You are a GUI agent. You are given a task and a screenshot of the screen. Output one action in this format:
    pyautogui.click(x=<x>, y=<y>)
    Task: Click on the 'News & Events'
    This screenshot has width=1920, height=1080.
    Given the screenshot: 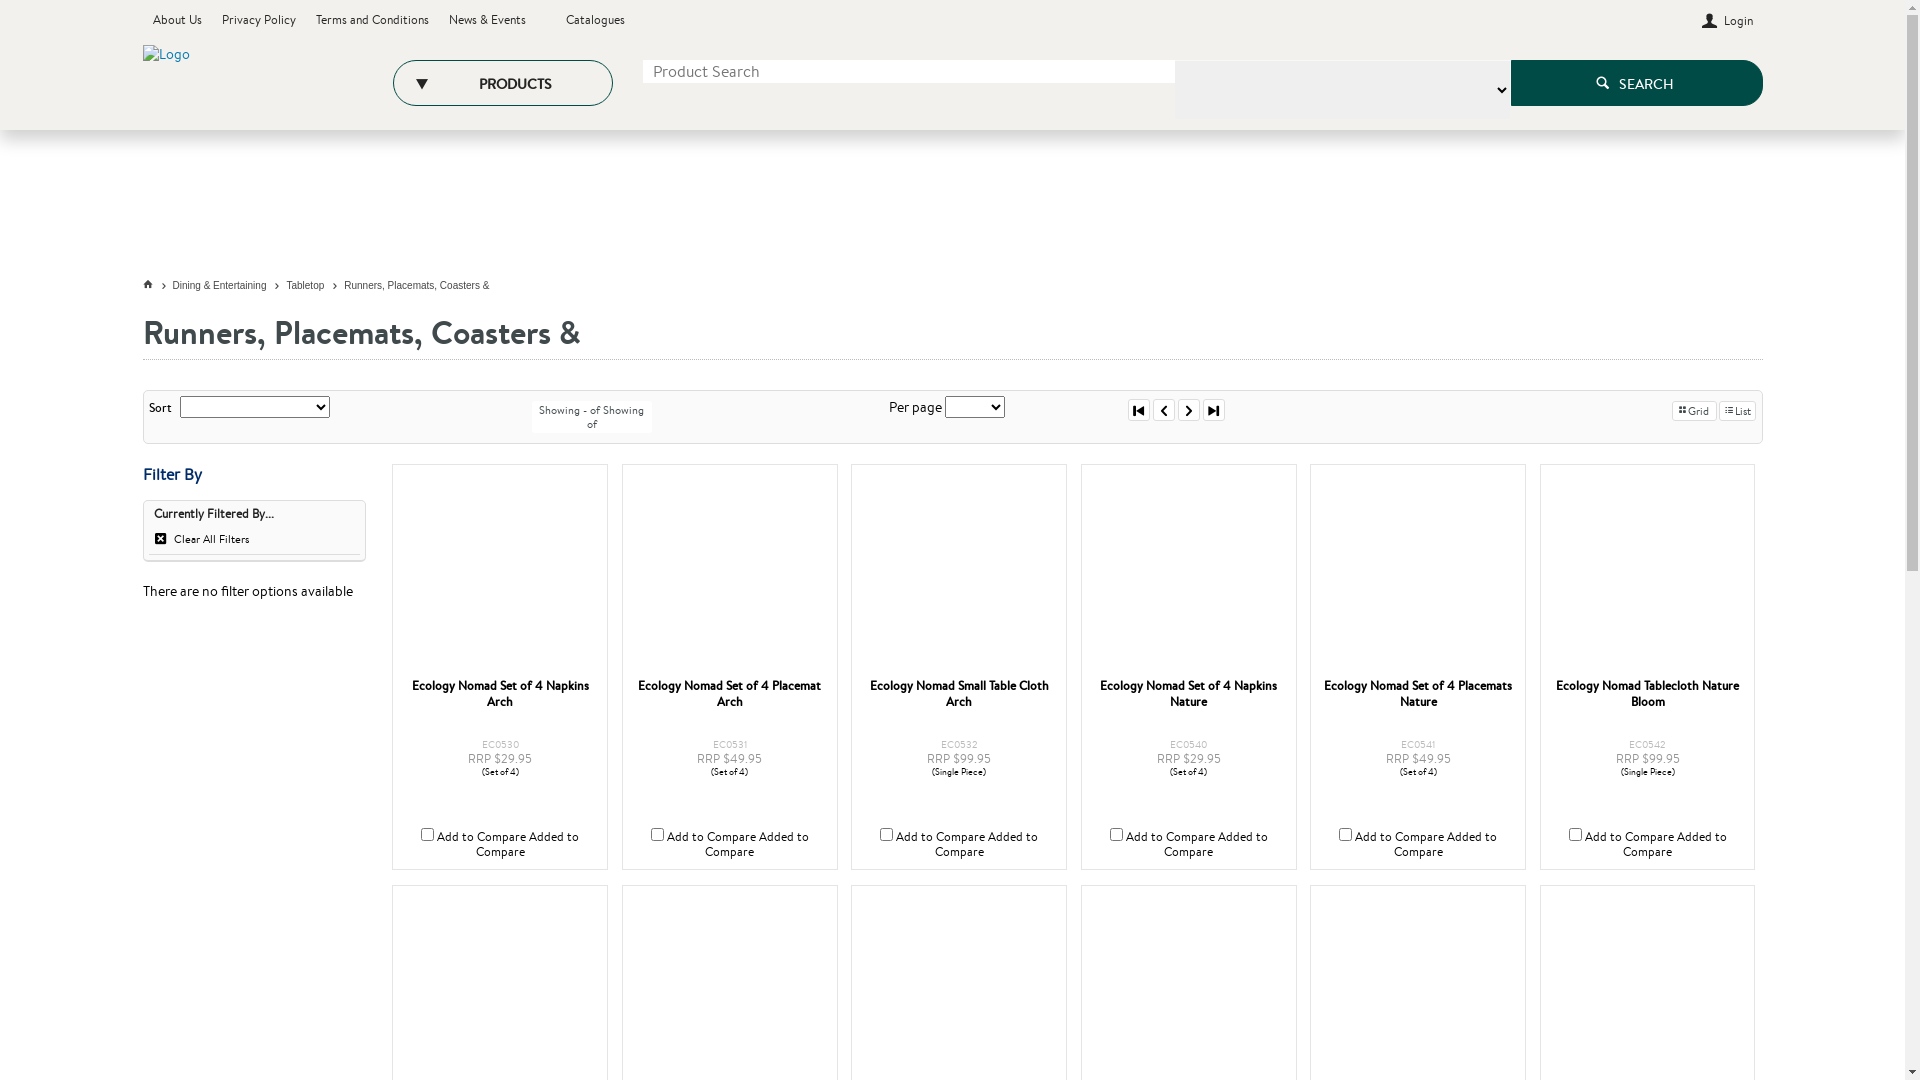 What is the action you would take?
    pyautogui.click(x=446, y=19)
    